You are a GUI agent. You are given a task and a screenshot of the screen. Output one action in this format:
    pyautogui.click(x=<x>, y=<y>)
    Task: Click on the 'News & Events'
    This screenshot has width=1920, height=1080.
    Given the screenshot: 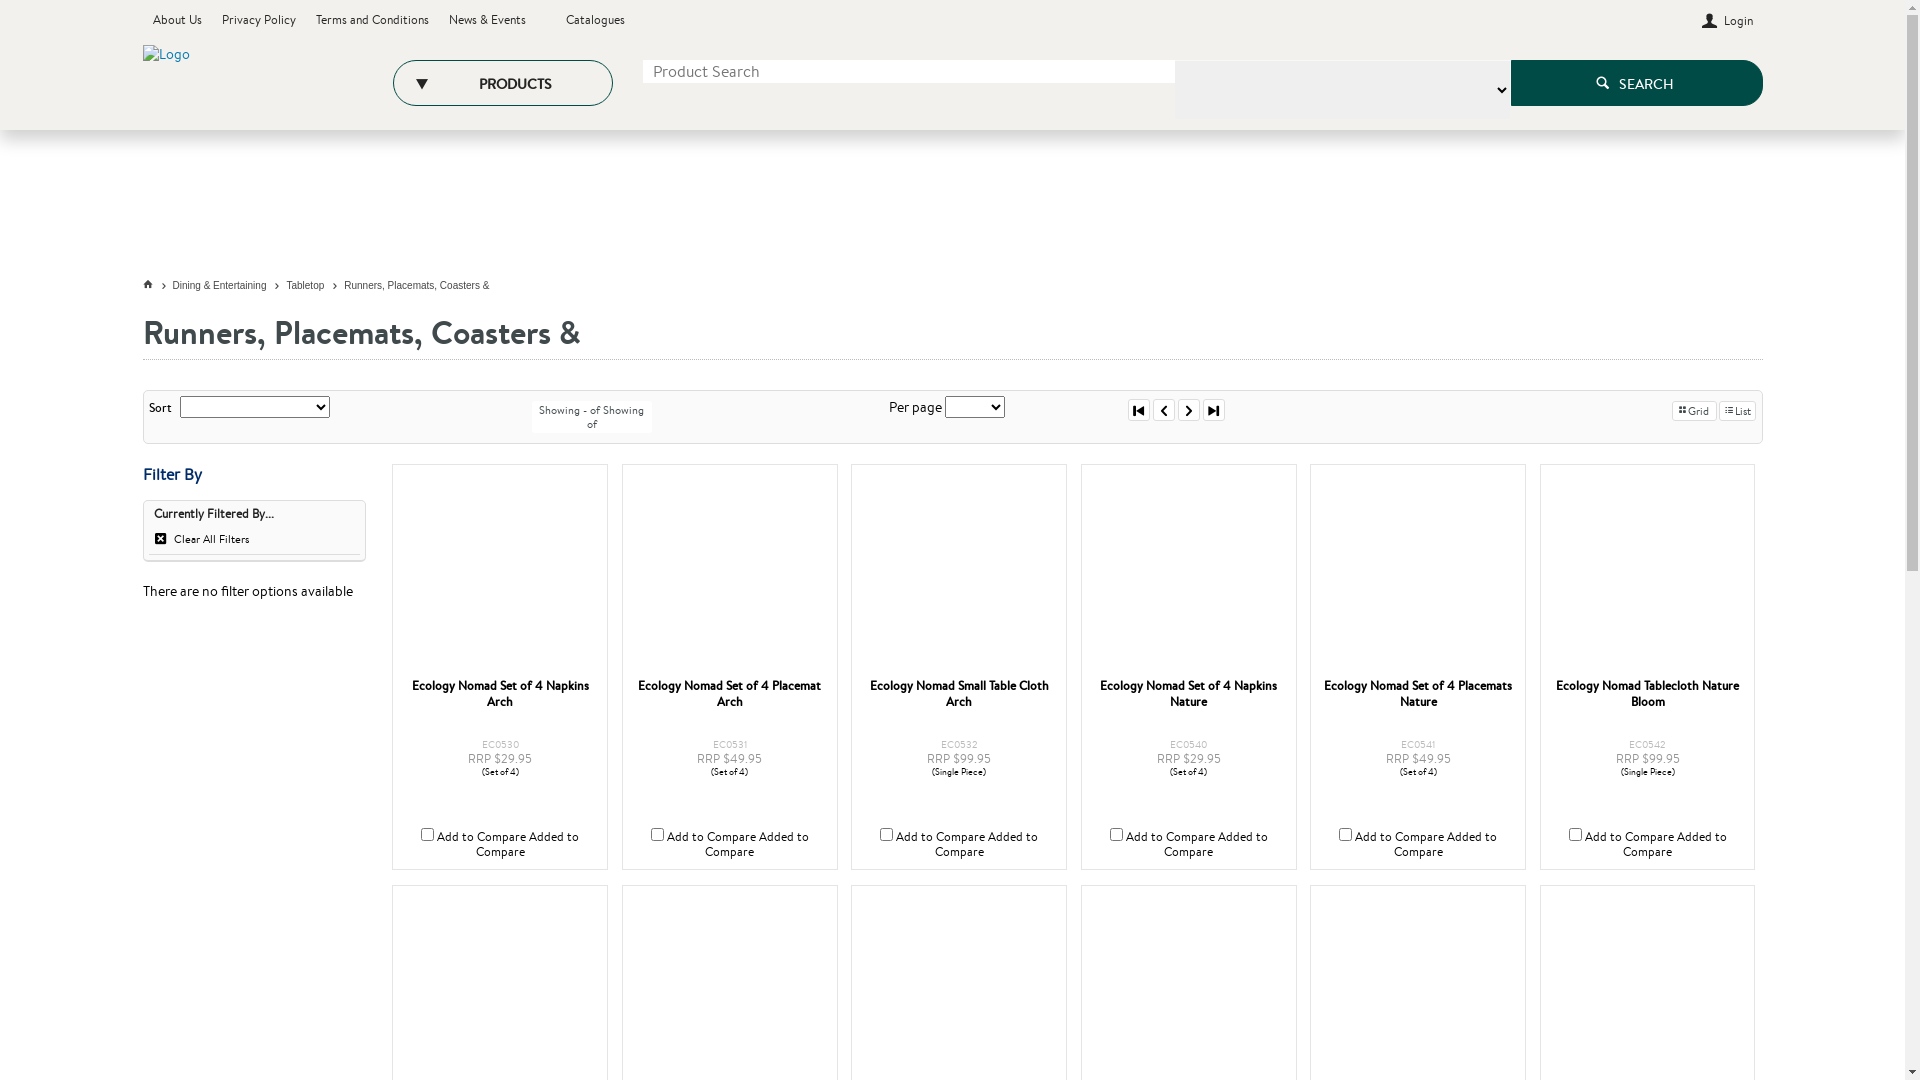 What is the action you would take?
    pyautogui.click(x=446, y=19)
    